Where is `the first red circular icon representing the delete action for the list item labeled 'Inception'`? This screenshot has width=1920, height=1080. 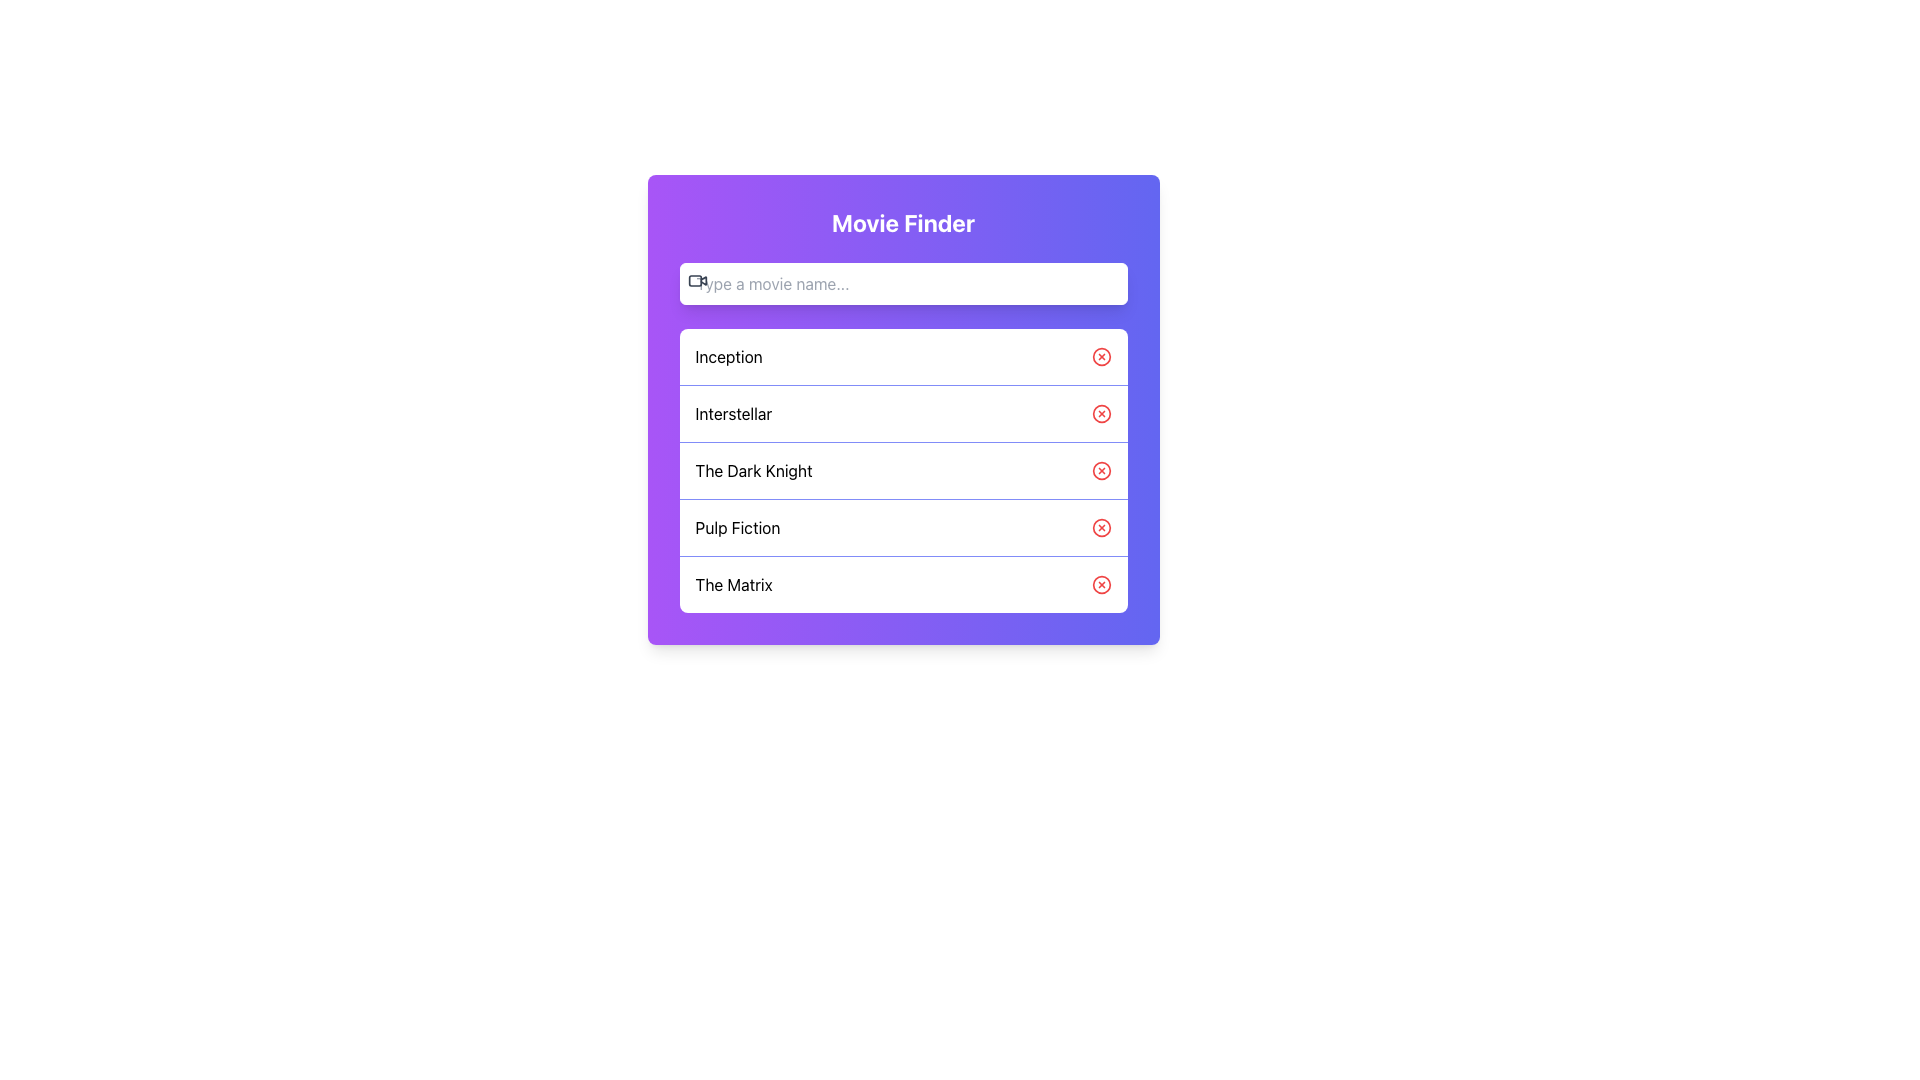
the first red circular icon representing the delete action for the list item labeled 'Inception' is located at coordinates (1100, 356).